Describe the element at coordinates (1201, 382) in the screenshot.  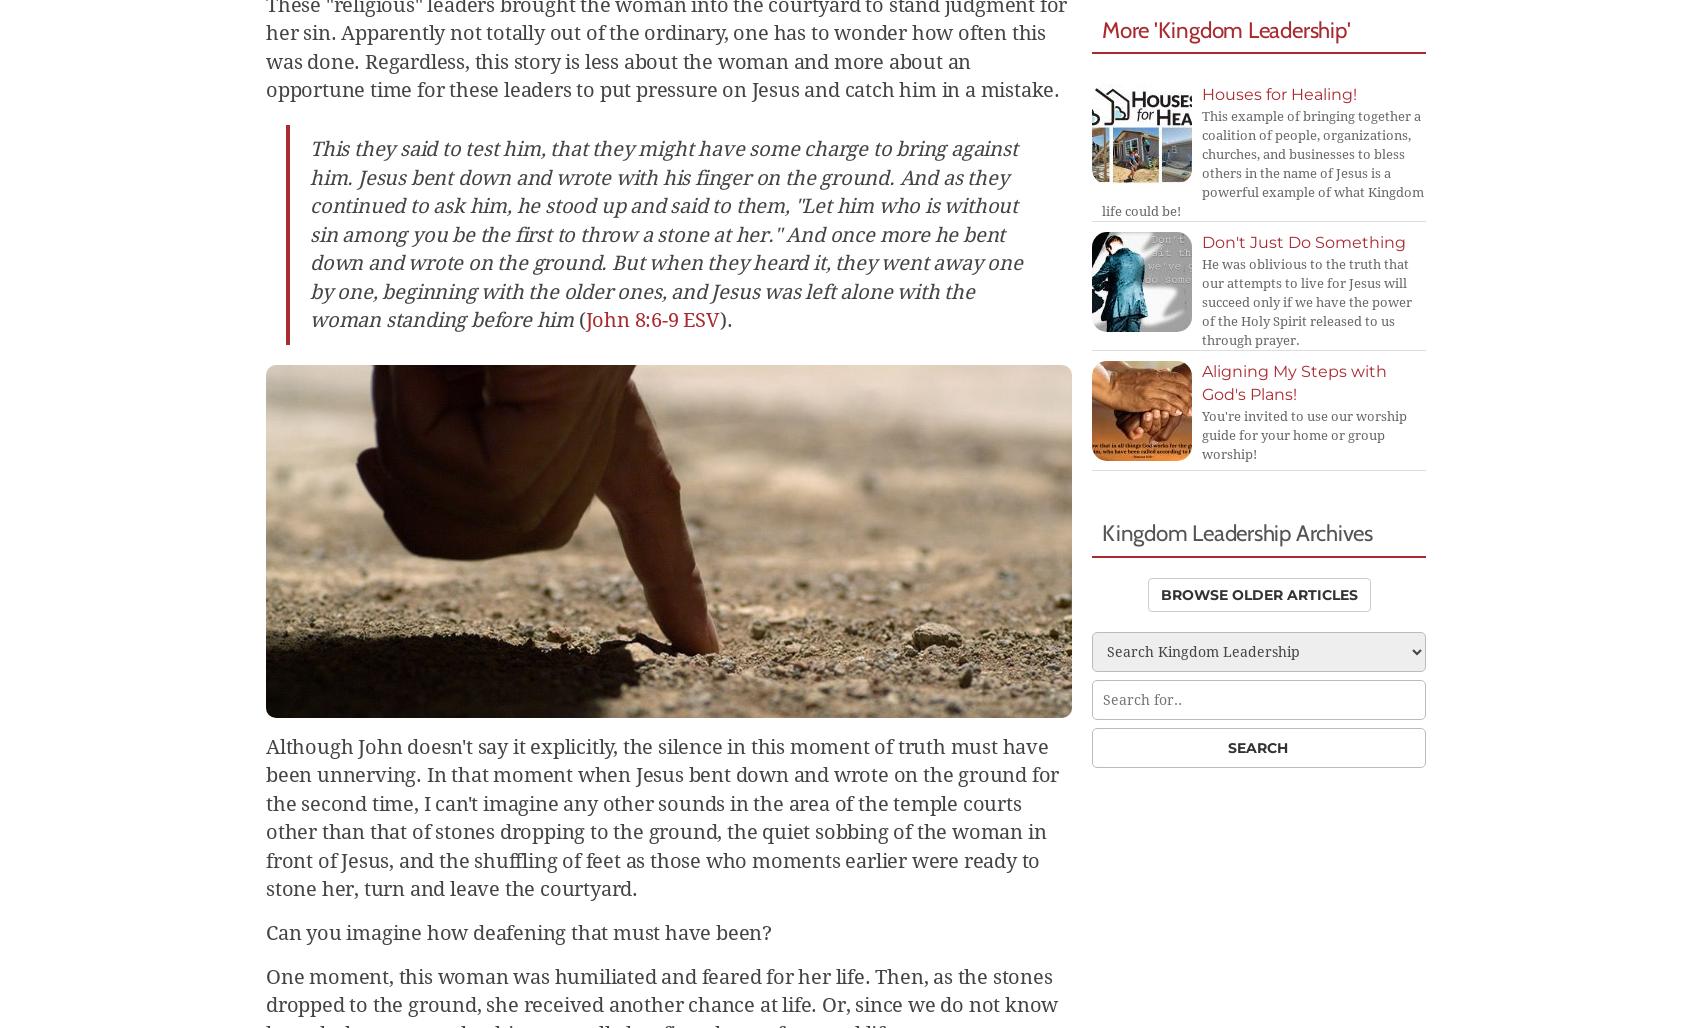
I see `'Aligning My Steps with God's Plans!'` at that location.